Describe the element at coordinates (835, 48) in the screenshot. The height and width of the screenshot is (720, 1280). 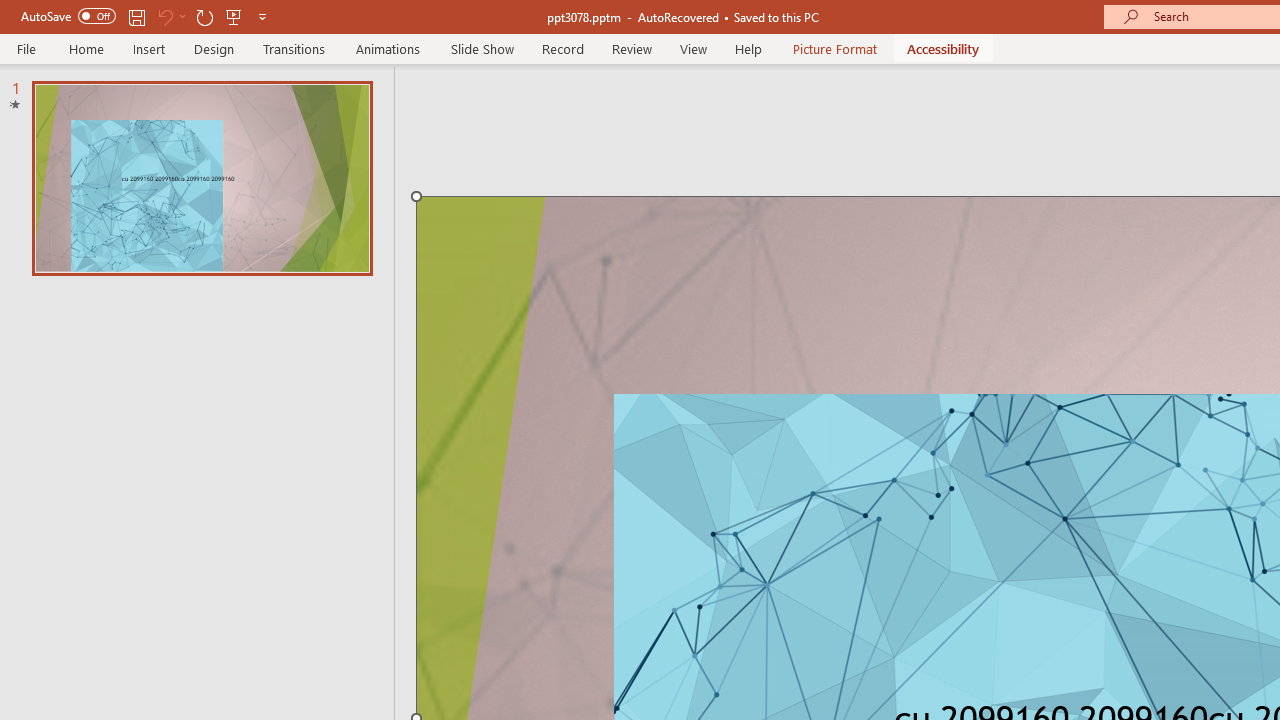
I see `'Picture Format'` at that location.